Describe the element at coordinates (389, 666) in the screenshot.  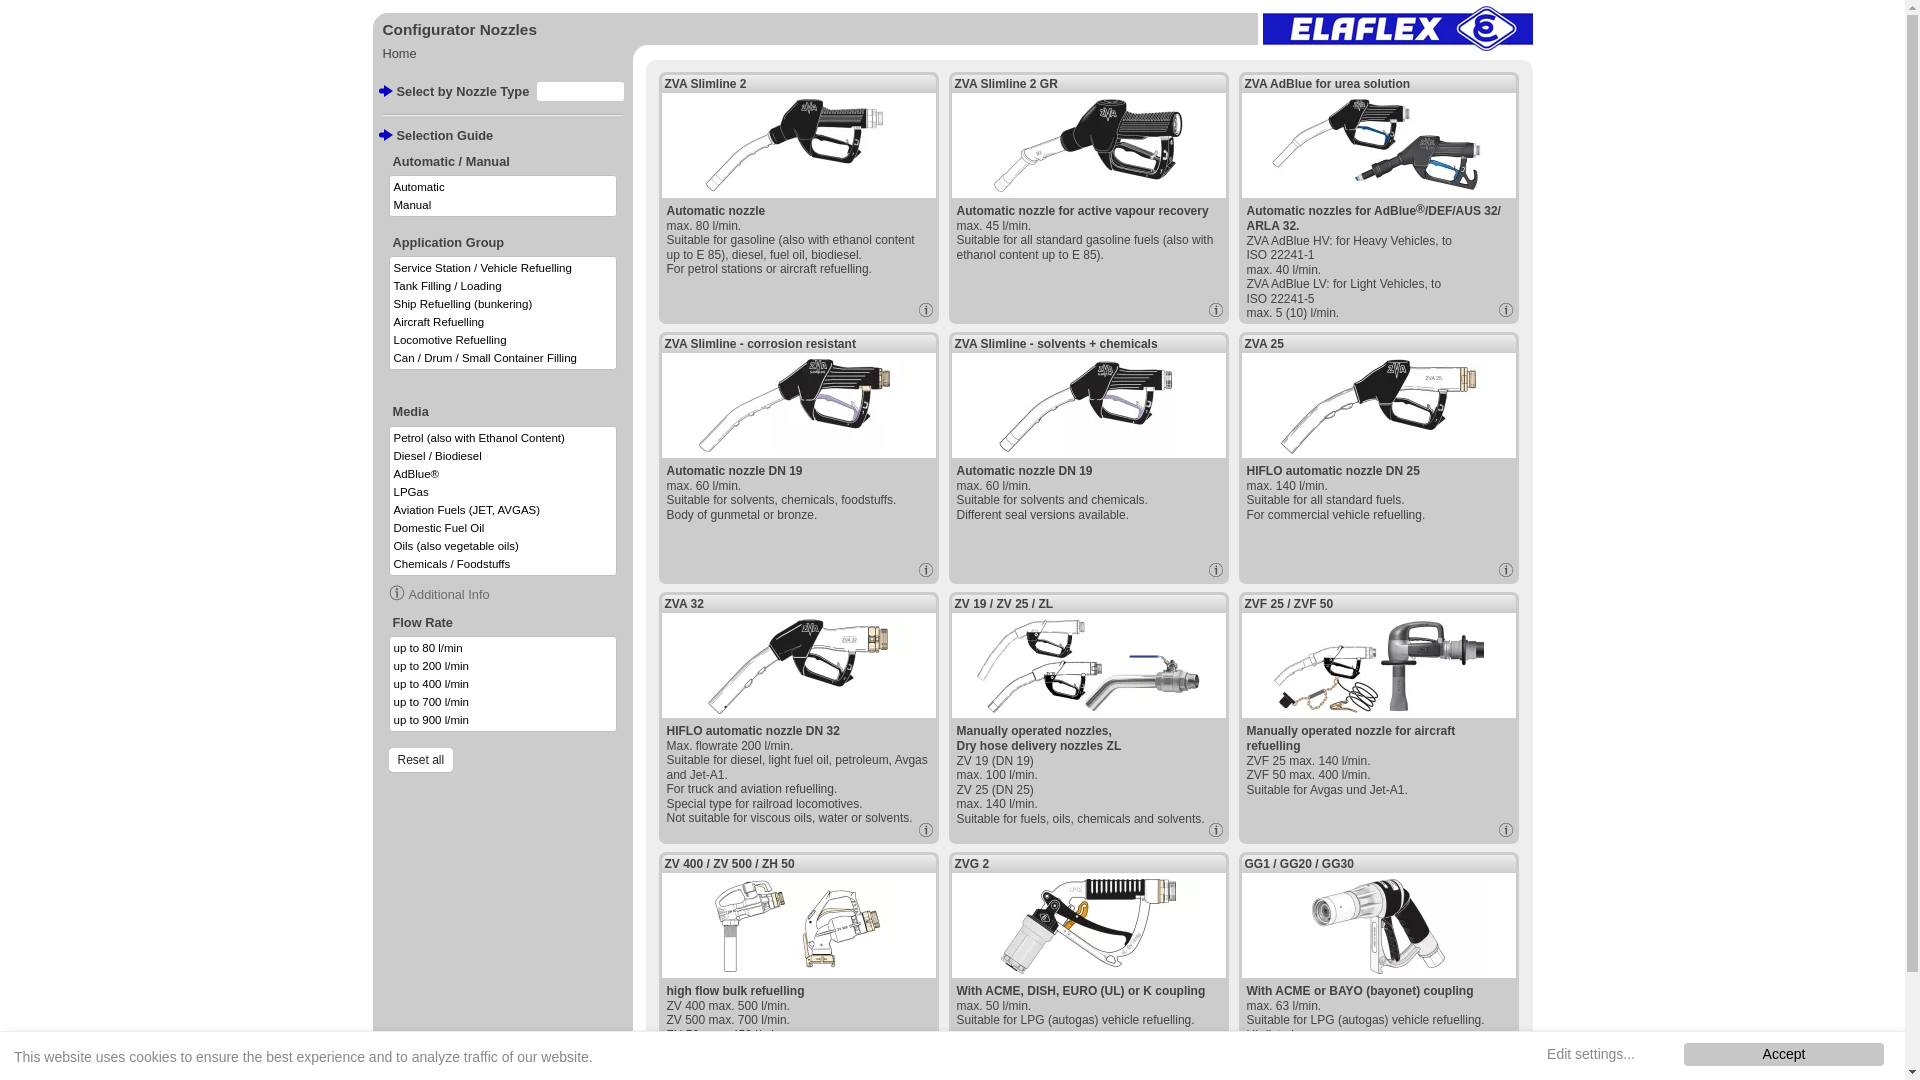
I see `'up to 200 l/min'` at that location.